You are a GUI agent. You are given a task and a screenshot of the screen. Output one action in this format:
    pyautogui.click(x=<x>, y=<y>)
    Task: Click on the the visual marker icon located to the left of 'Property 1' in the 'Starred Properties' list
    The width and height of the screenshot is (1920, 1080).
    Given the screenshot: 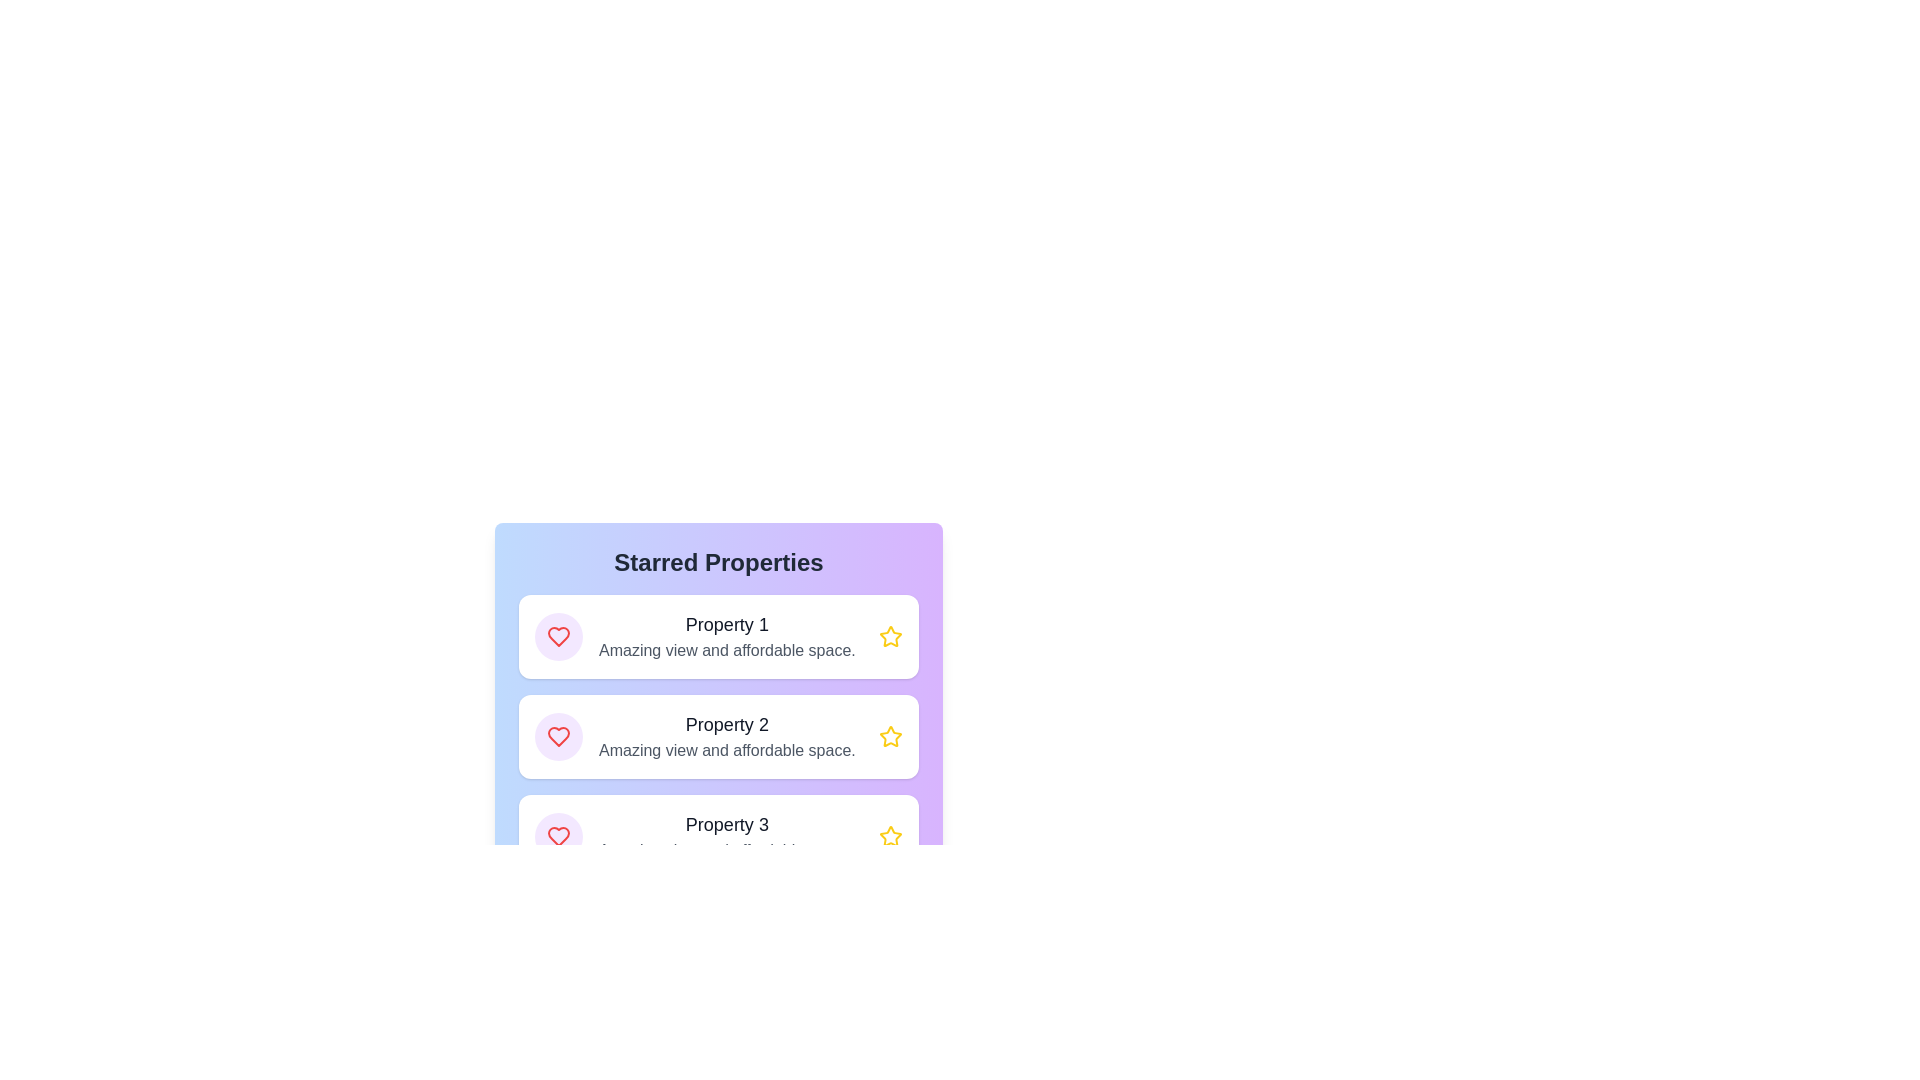 What is the action you would take?
    pyautogui.click(x=558, y=636)
    